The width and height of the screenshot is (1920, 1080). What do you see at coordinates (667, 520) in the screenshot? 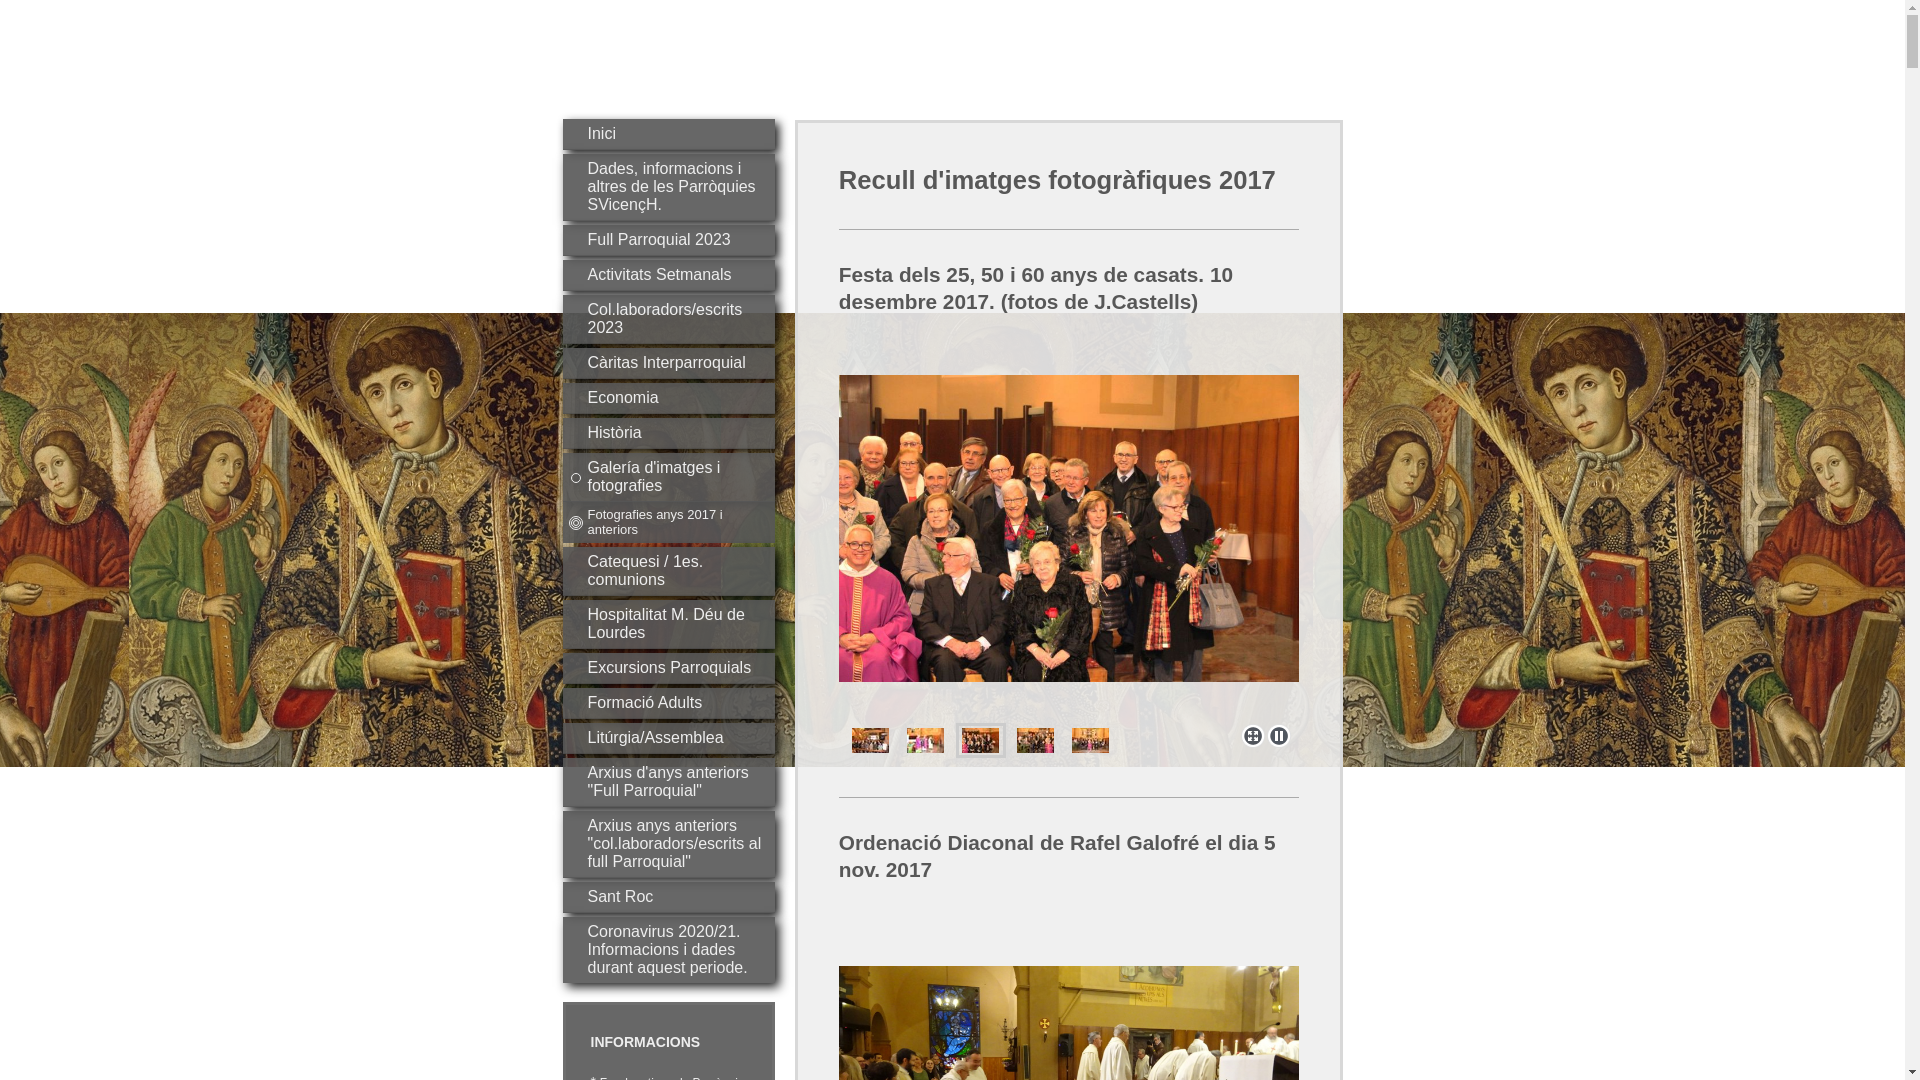
I see `'Fotografies anys 2017 i anteriors'` at bounding box center [667, 520].